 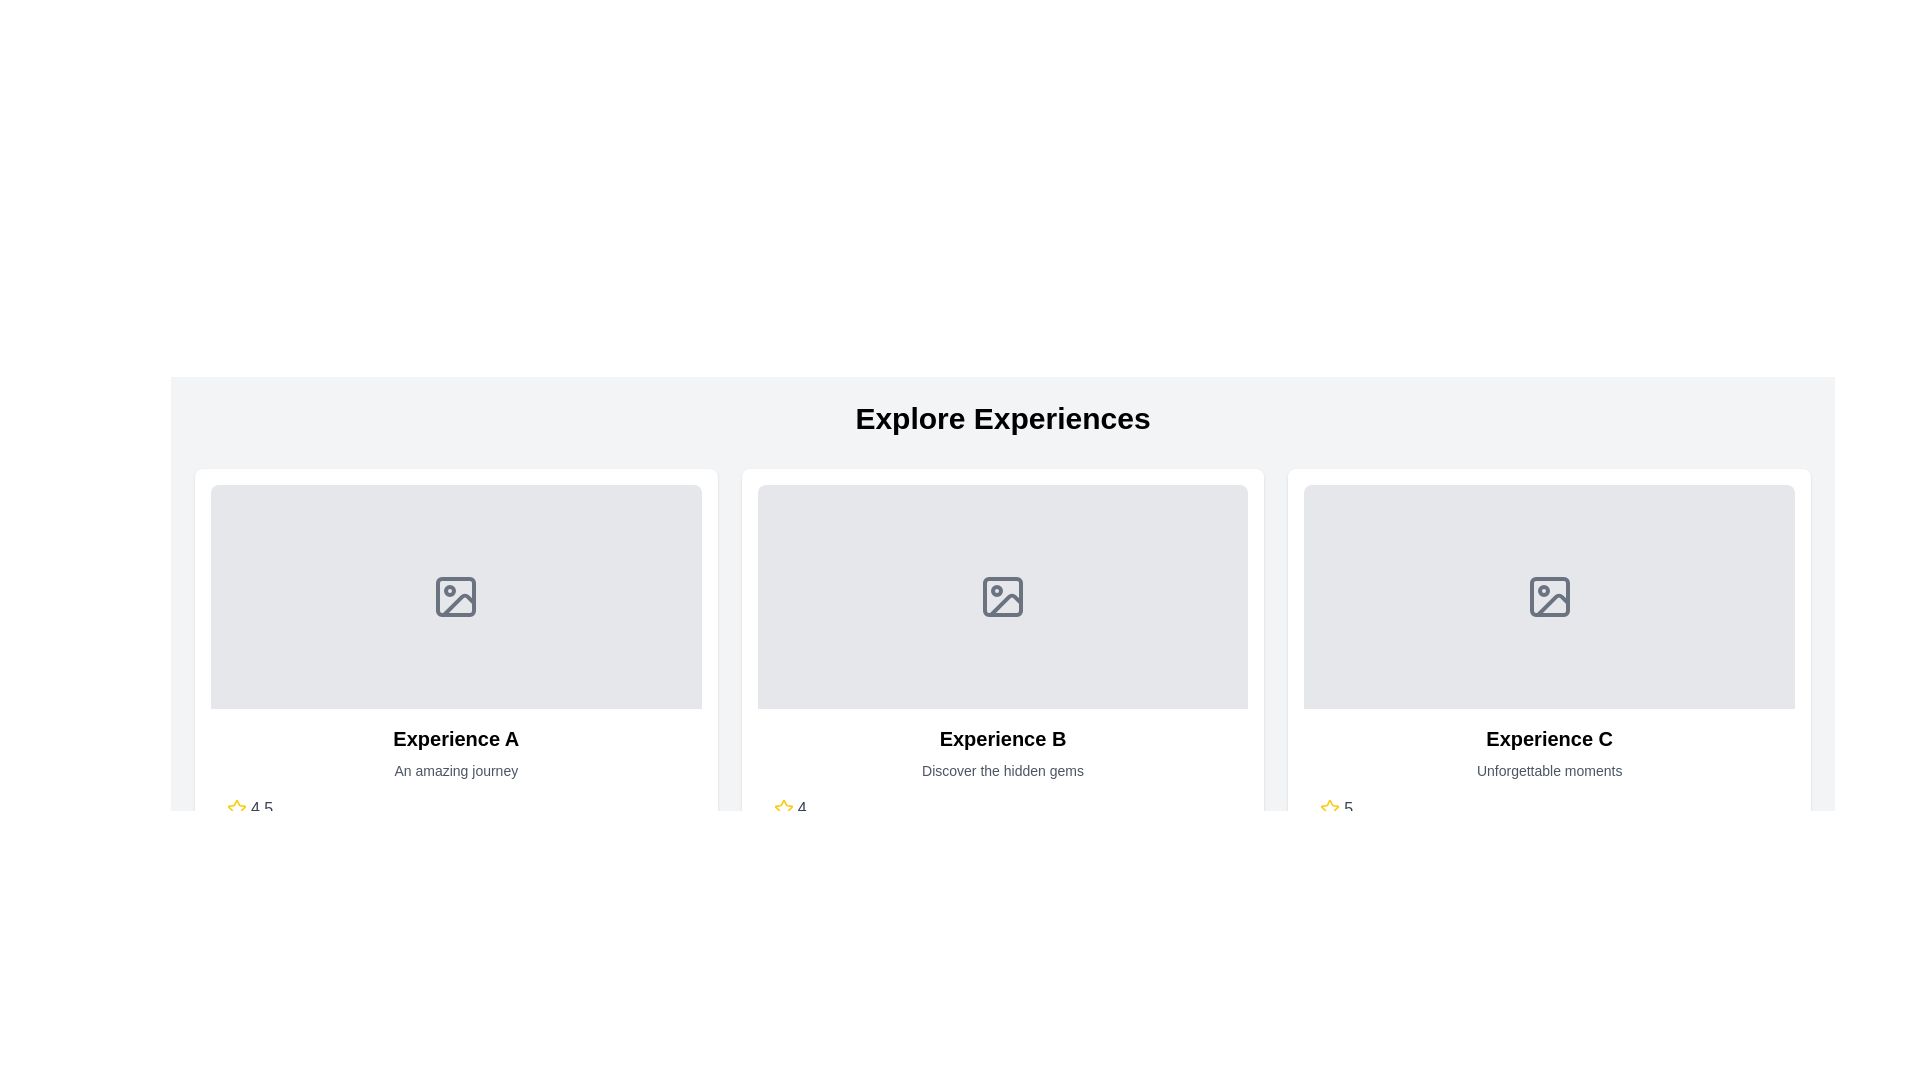 What do you see at coordinates (455, 771) in the screenshot?
I see `the Information display card featuring the bold heading 'Experience A', subtext 'An amazing journey', and a star graphic with a rating value '4.5', located in the first column under the main heading 'Explore Experiences'` at bounding box center [455, 771].